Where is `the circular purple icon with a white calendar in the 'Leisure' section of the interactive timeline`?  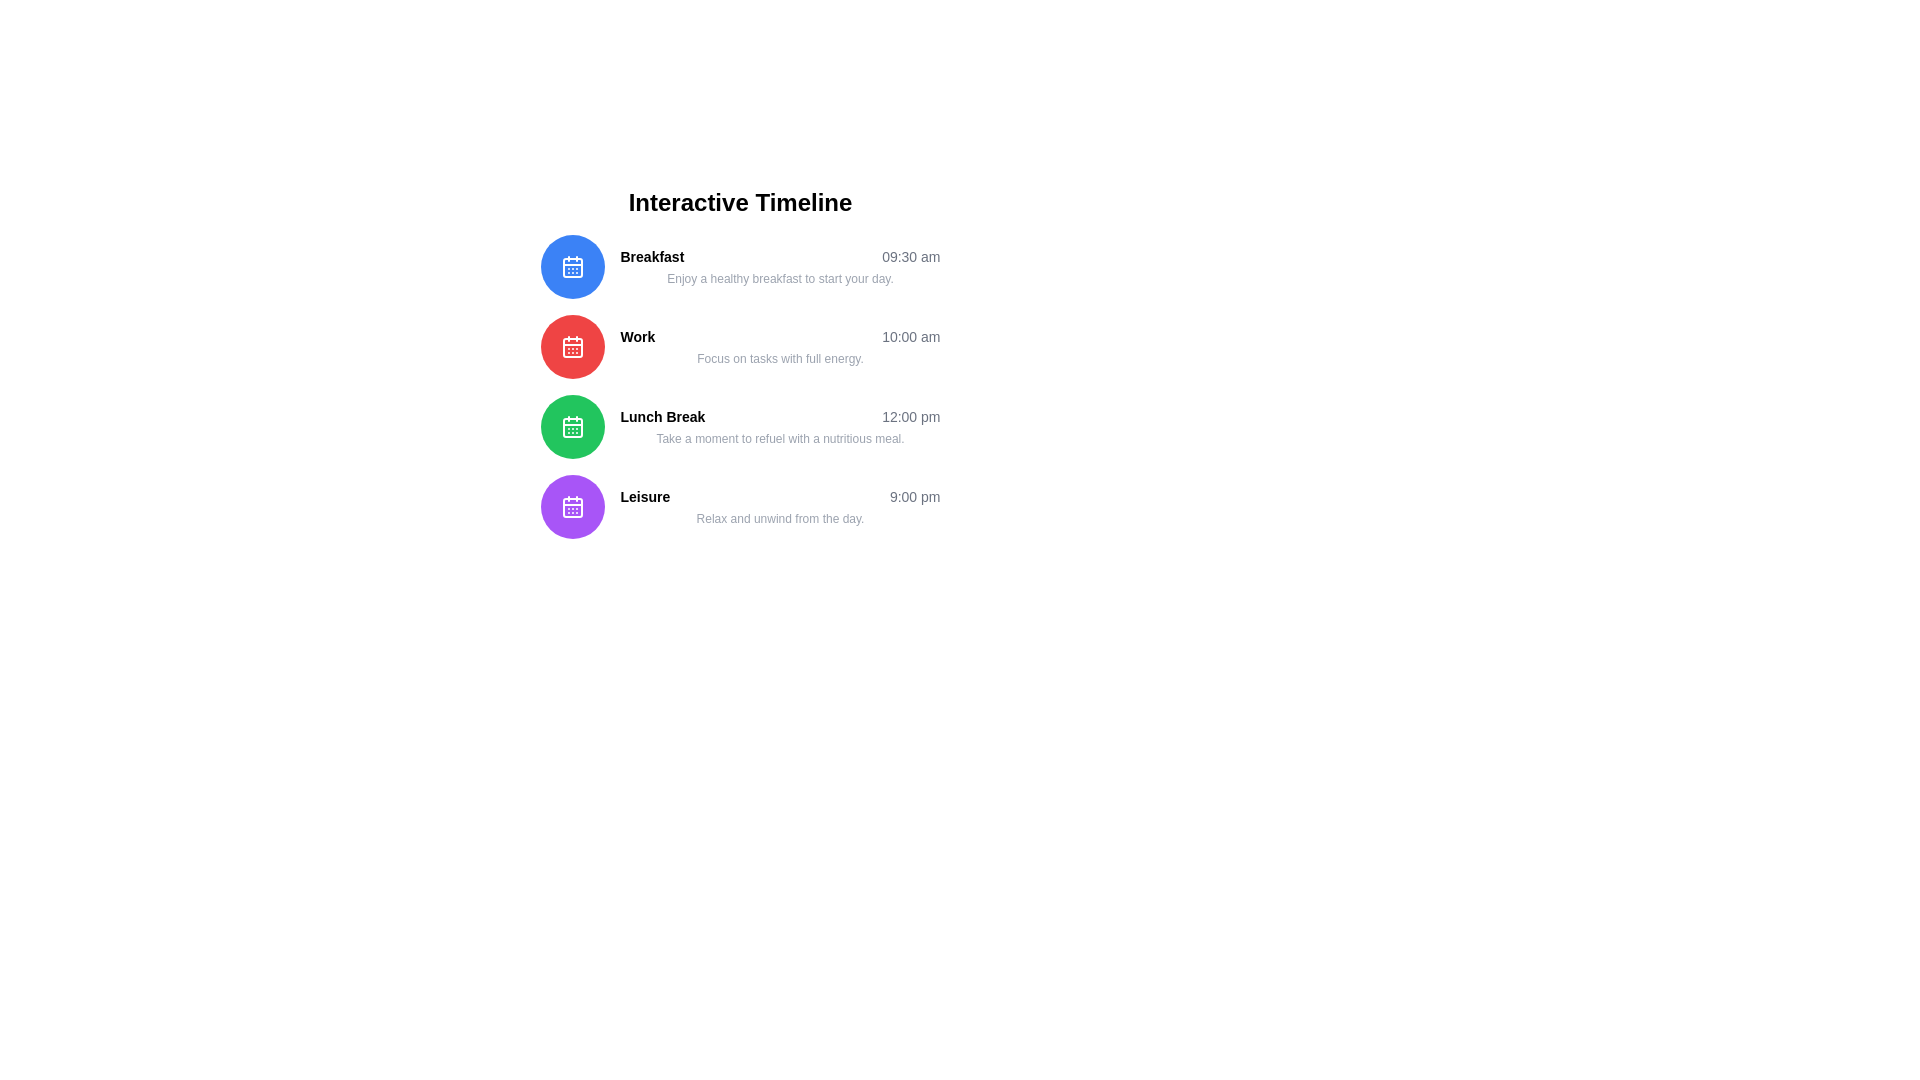
the circular purple icon with a white calendar in the 'Leisure' section of the interactive timeline is located at coordinates (571, 505).